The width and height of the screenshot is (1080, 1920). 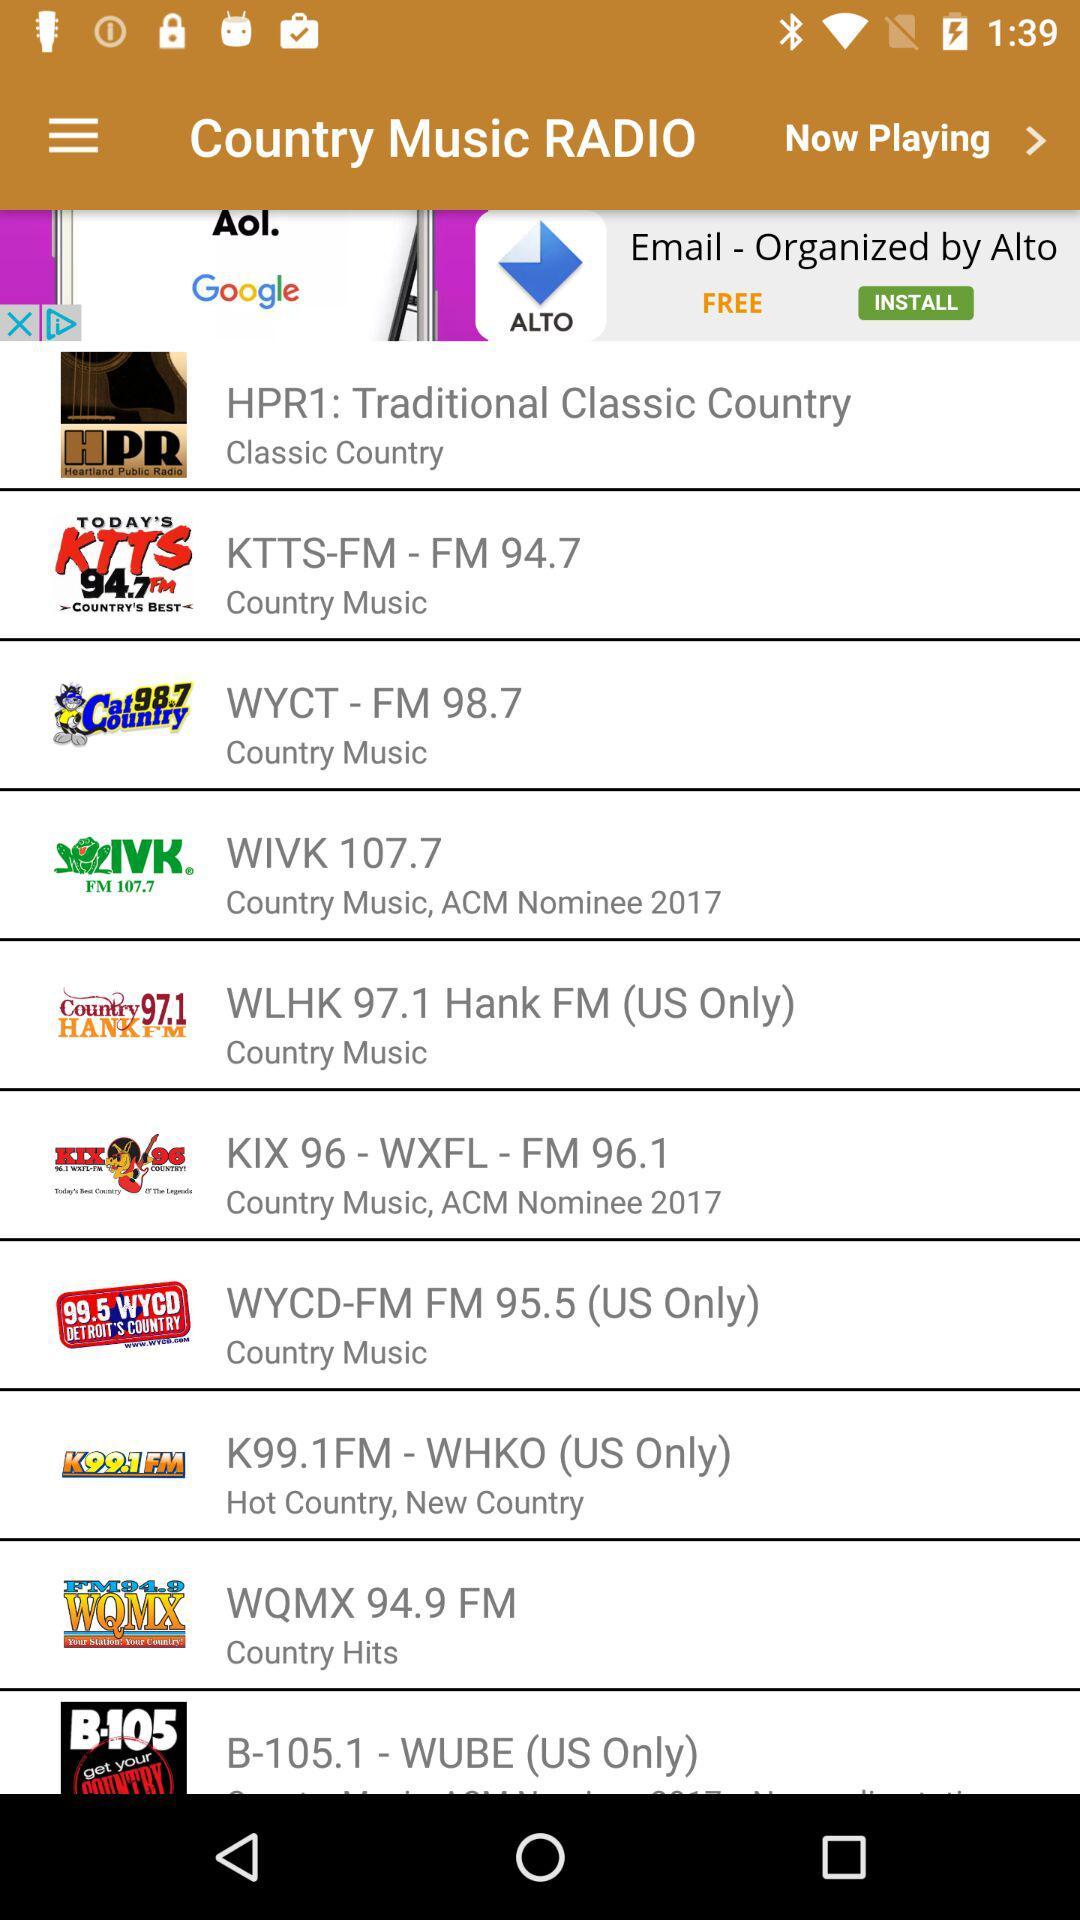 What do you see at coordinates (540, 274) in the screenshot?
I see `advertisement` at bounding box center [540, 274].